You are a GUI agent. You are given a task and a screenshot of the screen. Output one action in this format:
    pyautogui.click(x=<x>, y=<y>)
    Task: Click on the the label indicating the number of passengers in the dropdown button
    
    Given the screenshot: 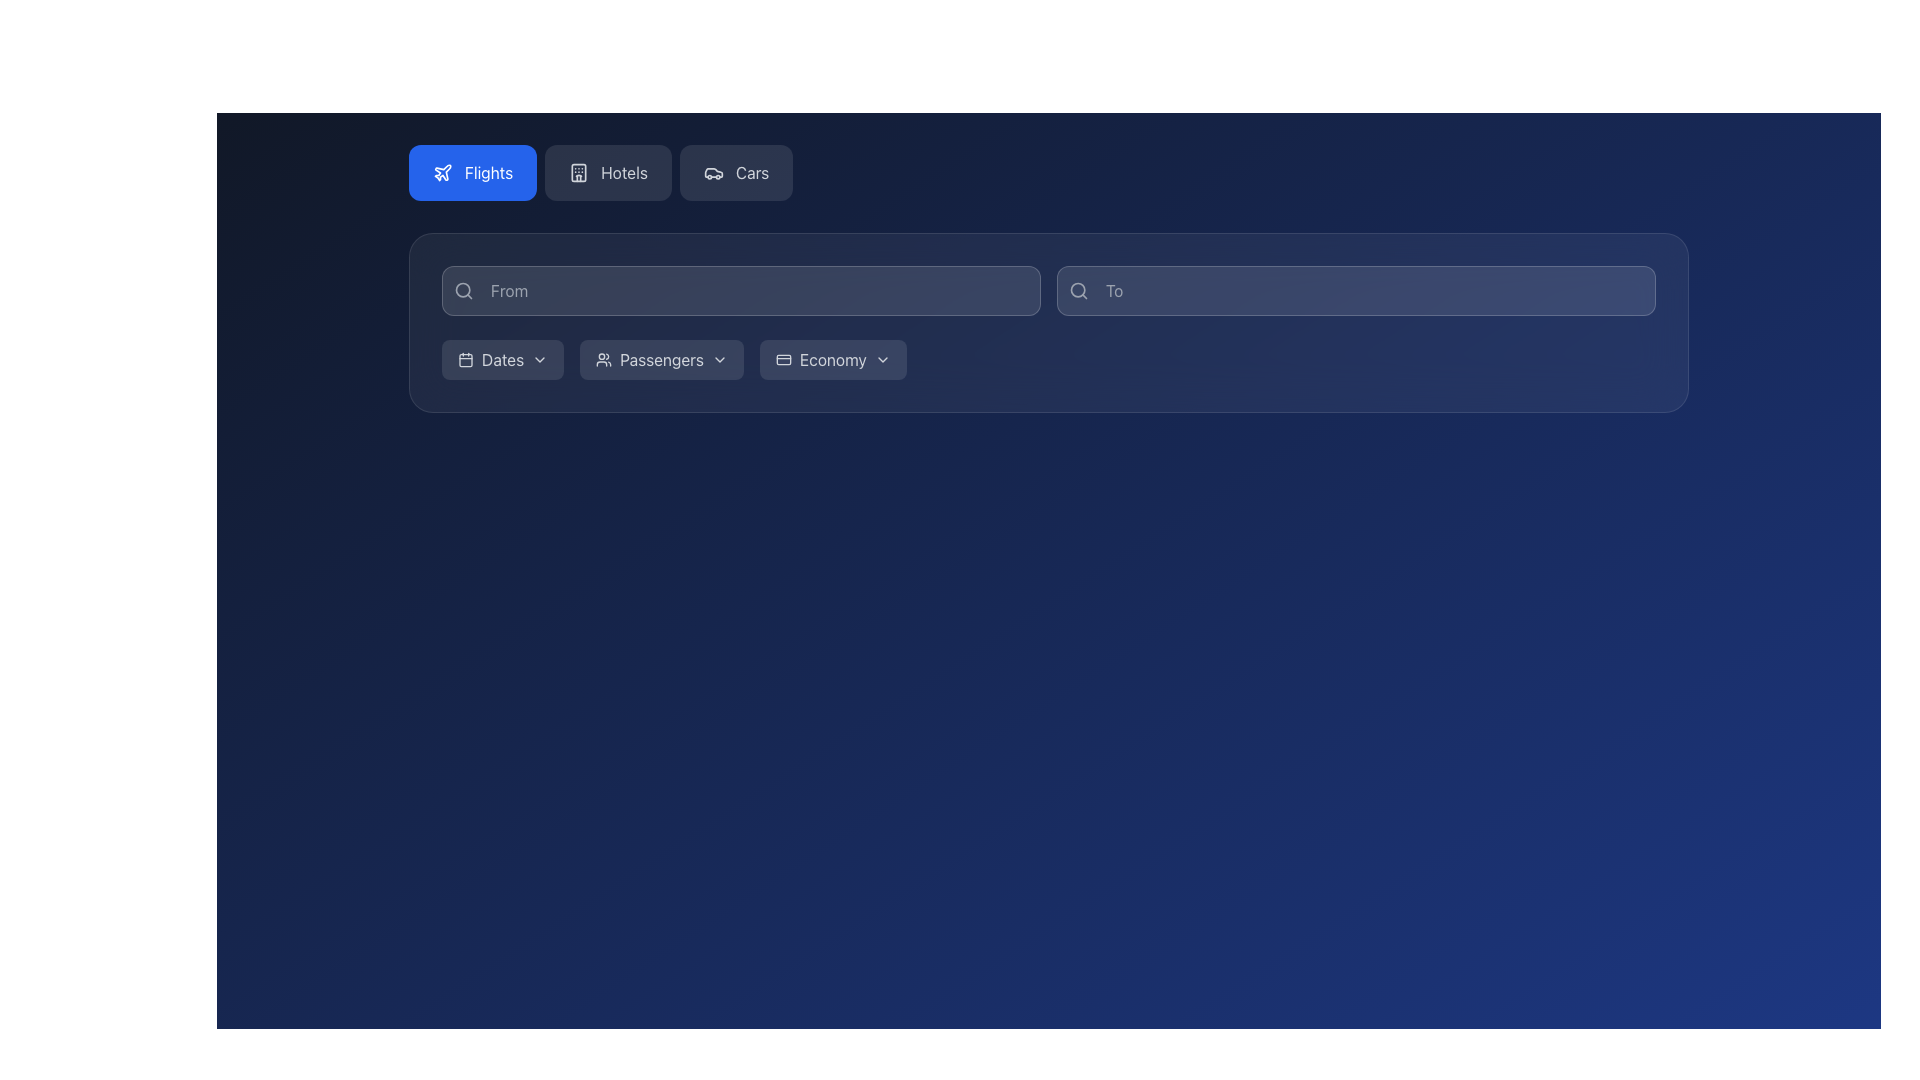 What is the action you would take?
    pyautogui.click(x=662, y=358)
    